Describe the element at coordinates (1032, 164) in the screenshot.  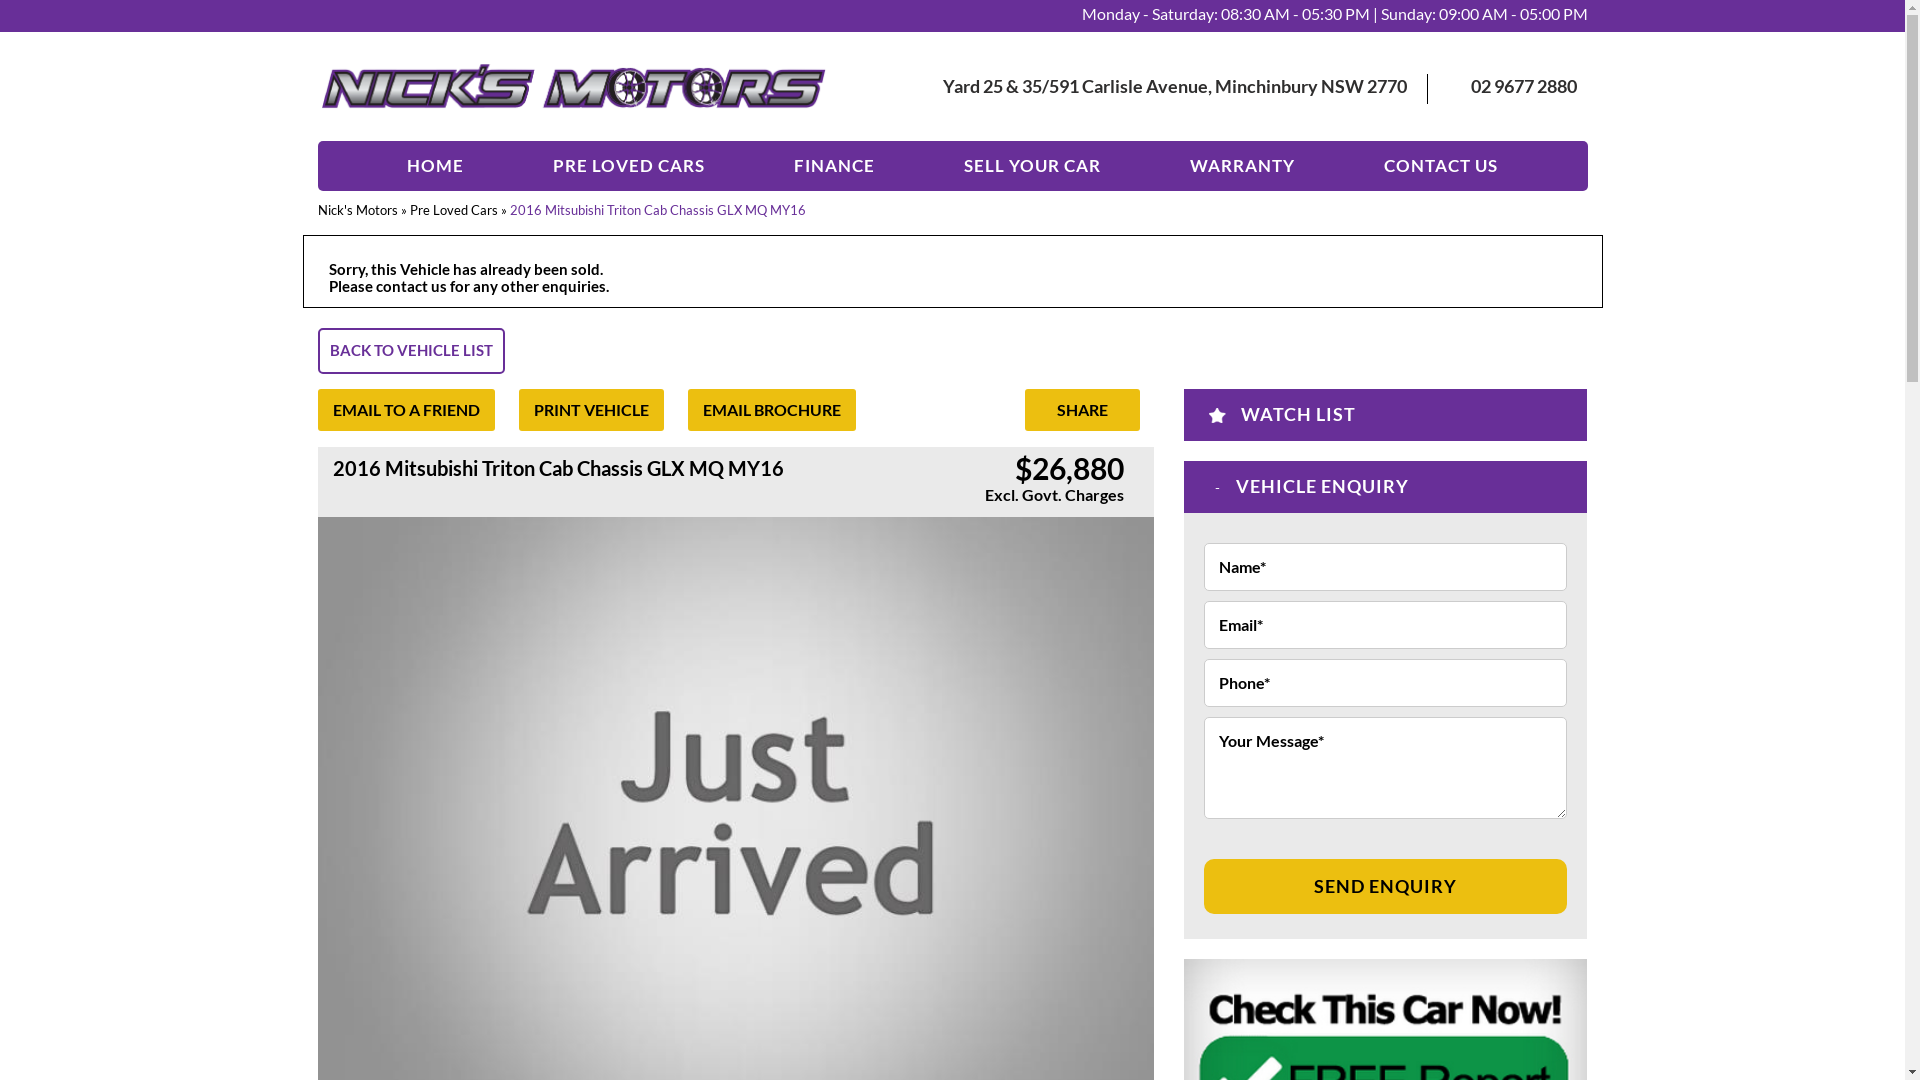
I see `'SELL YOUR CAR'` at that location.